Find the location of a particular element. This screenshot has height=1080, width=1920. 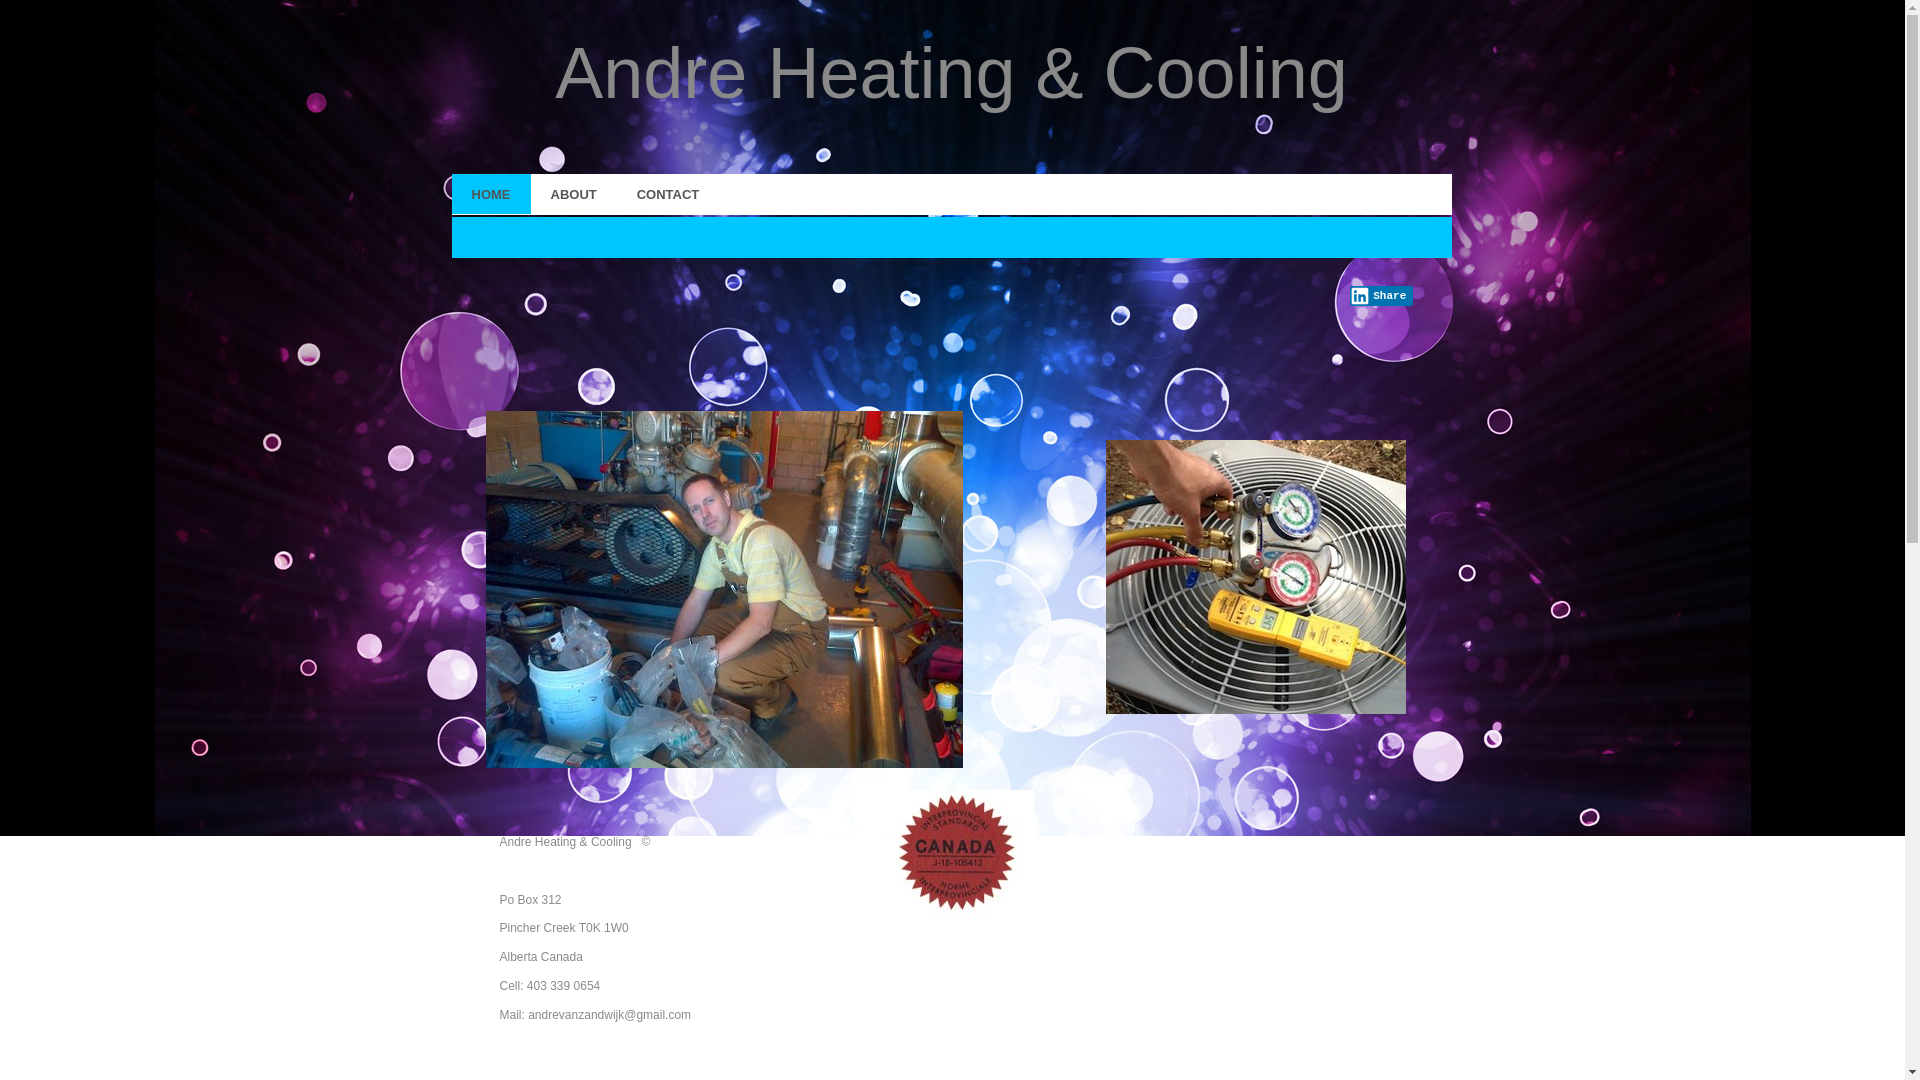

'HOME is located at coordinates (950, 194).